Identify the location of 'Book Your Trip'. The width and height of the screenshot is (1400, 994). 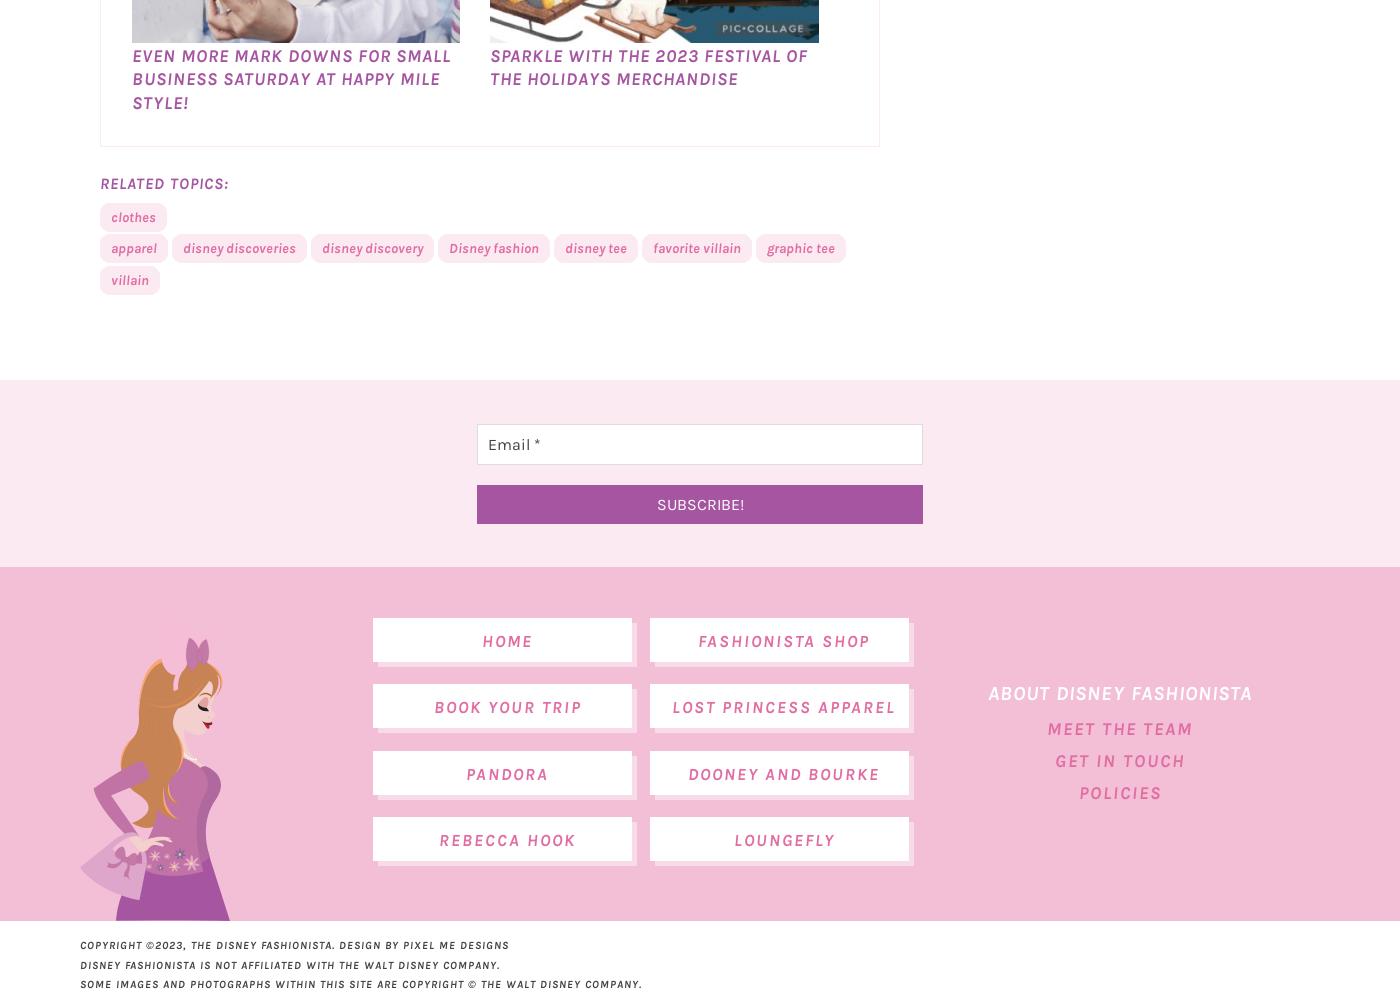
(506, 750).